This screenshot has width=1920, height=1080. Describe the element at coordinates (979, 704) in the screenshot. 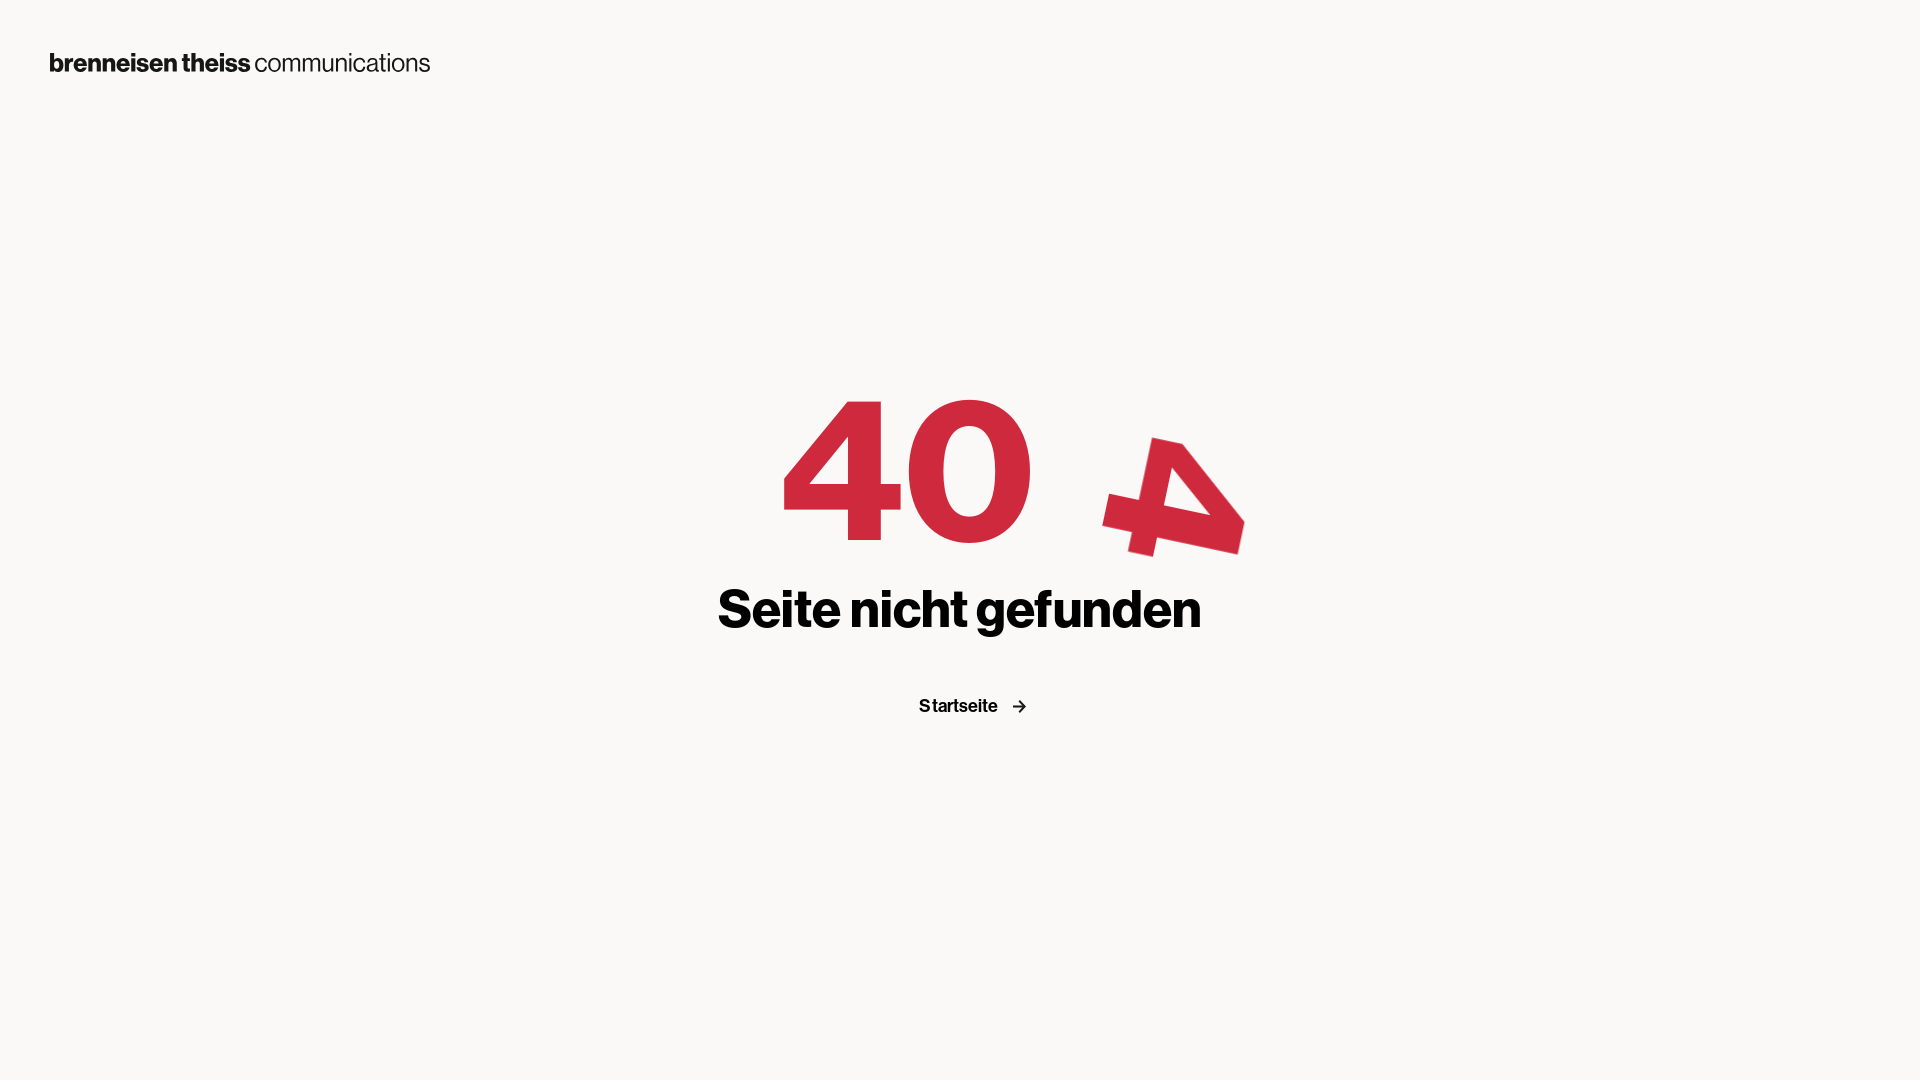

I see `'Startseite'` at that location.